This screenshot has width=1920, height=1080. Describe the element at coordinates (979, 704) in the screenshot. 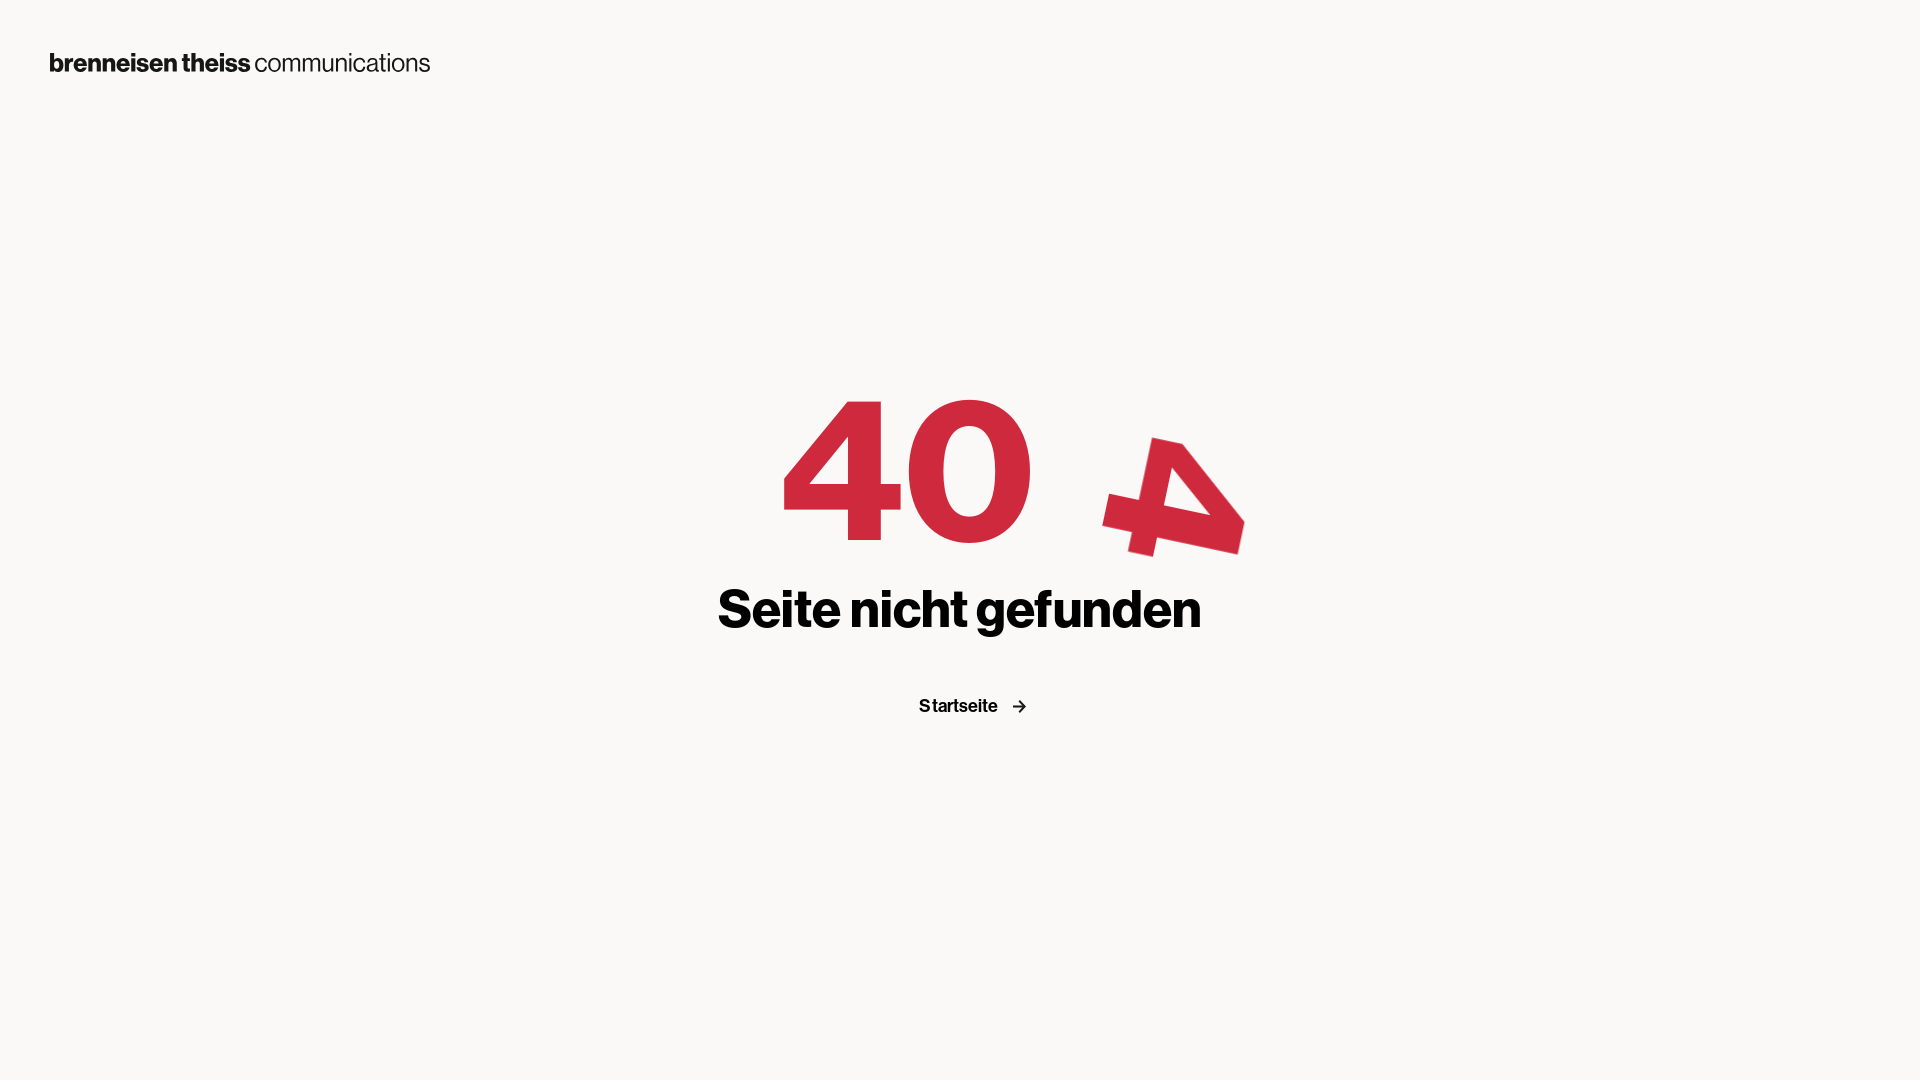

I see `'Startseite'` at that location.